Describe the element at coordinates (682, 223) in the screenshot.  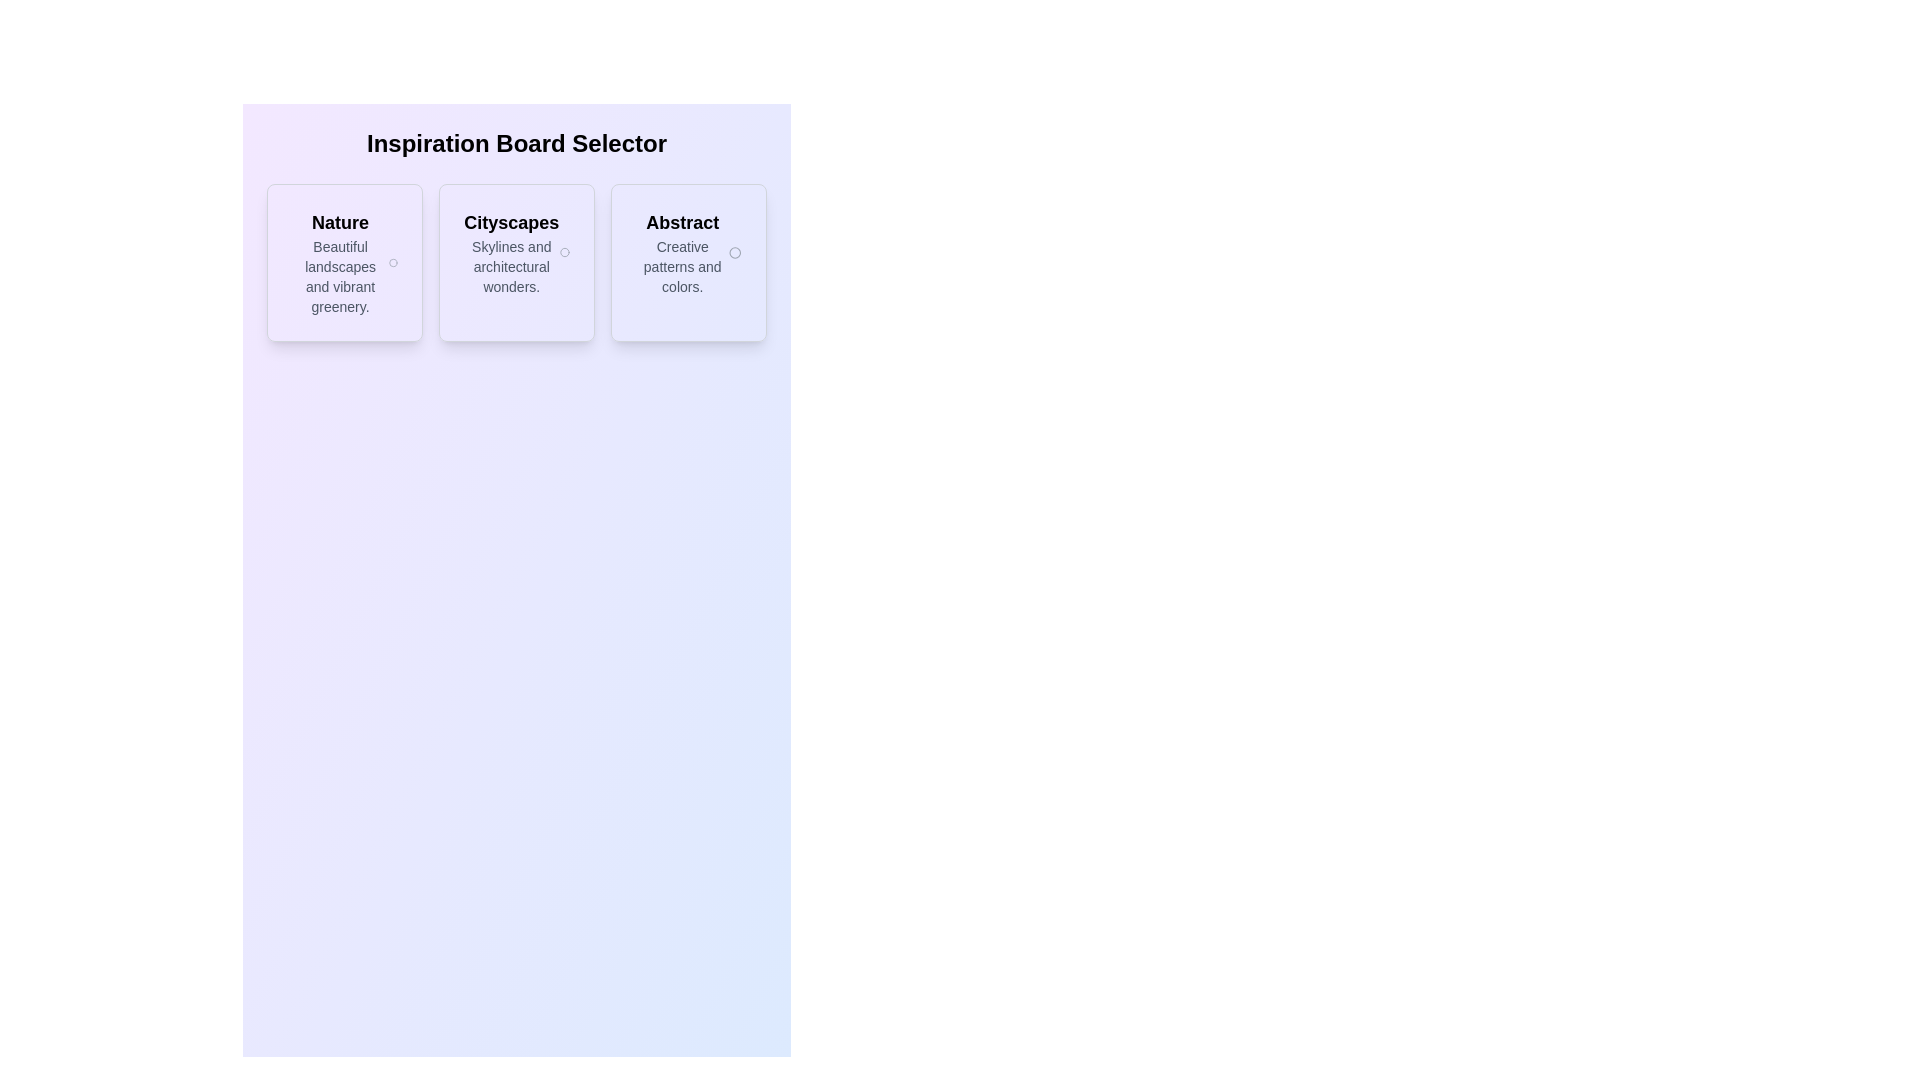
I see `the 'Abstract' text label, which is displayed in a bold and larger font at the top of the rightmost card under the 'Inspiration Board Selector'` at that location.